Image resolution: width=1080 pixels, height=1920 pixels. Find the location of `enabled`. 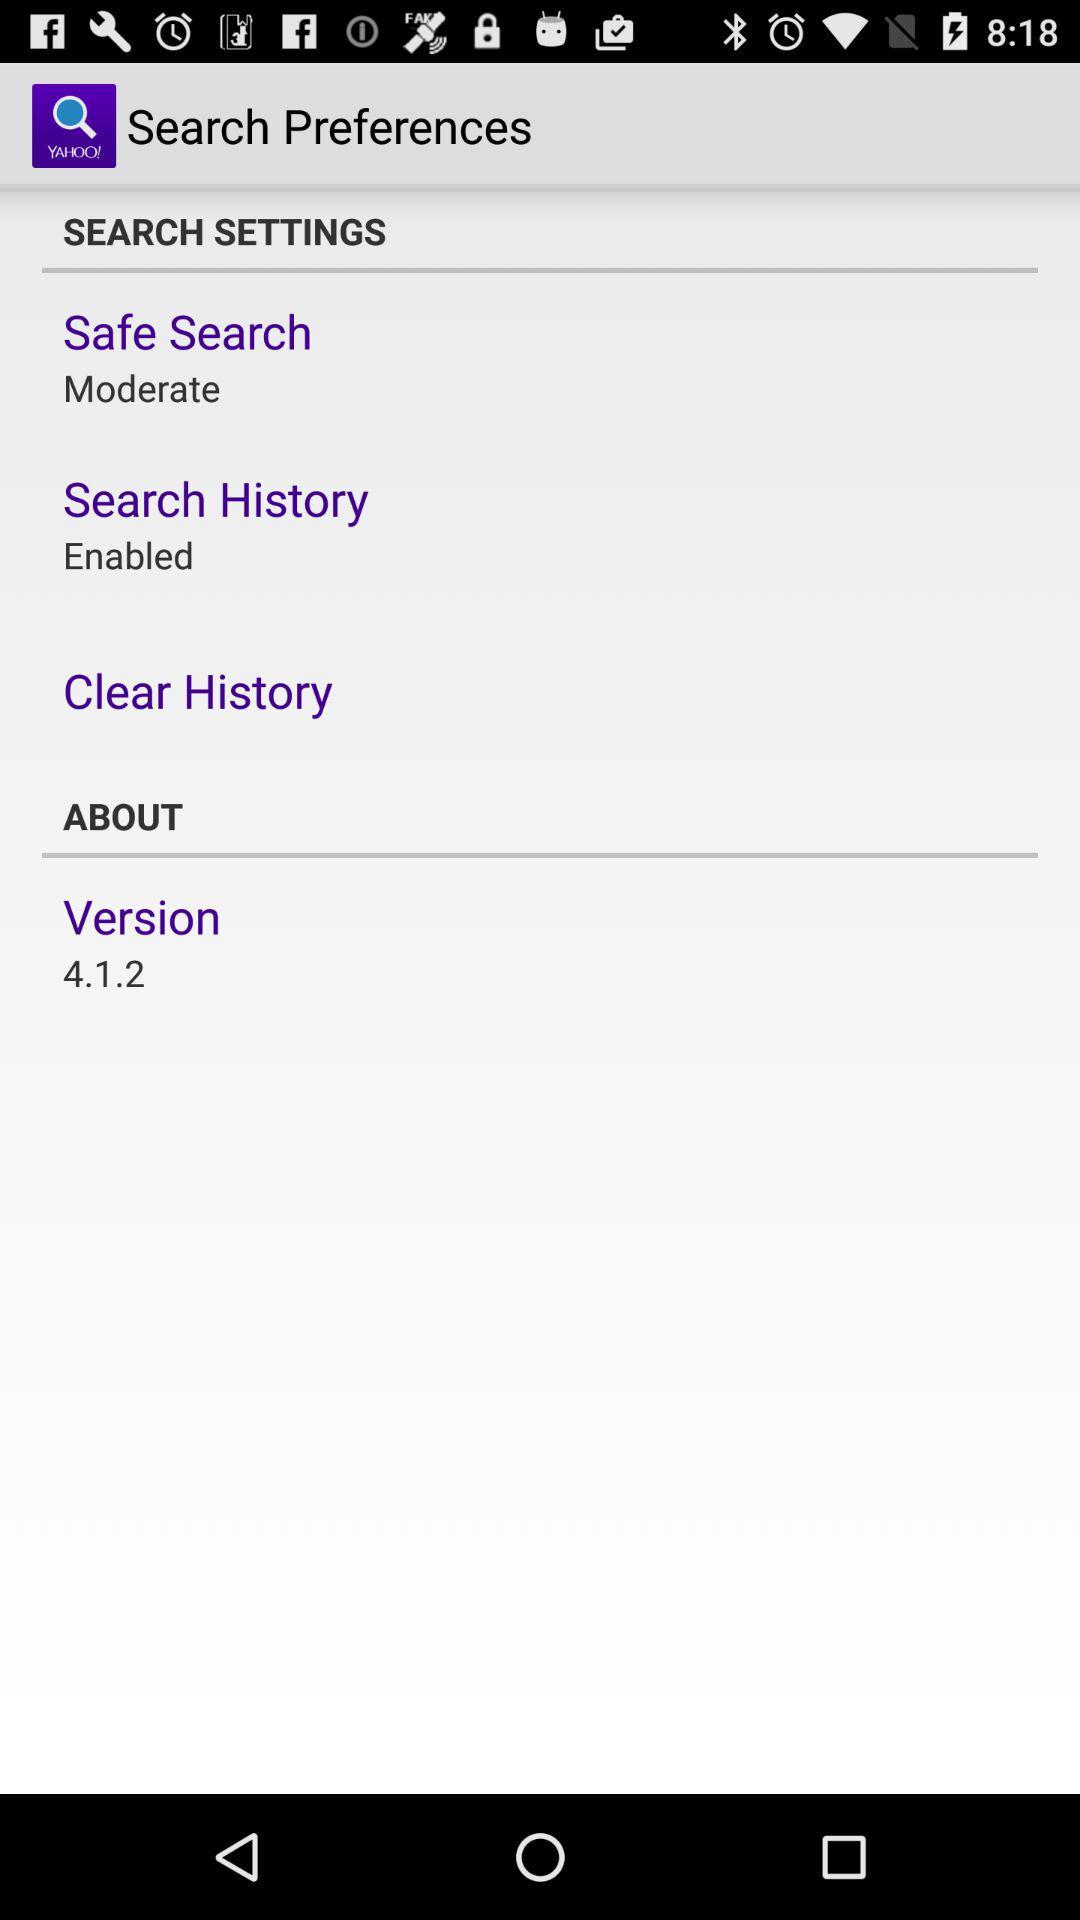

enabled is located at coordinates (128, 555).